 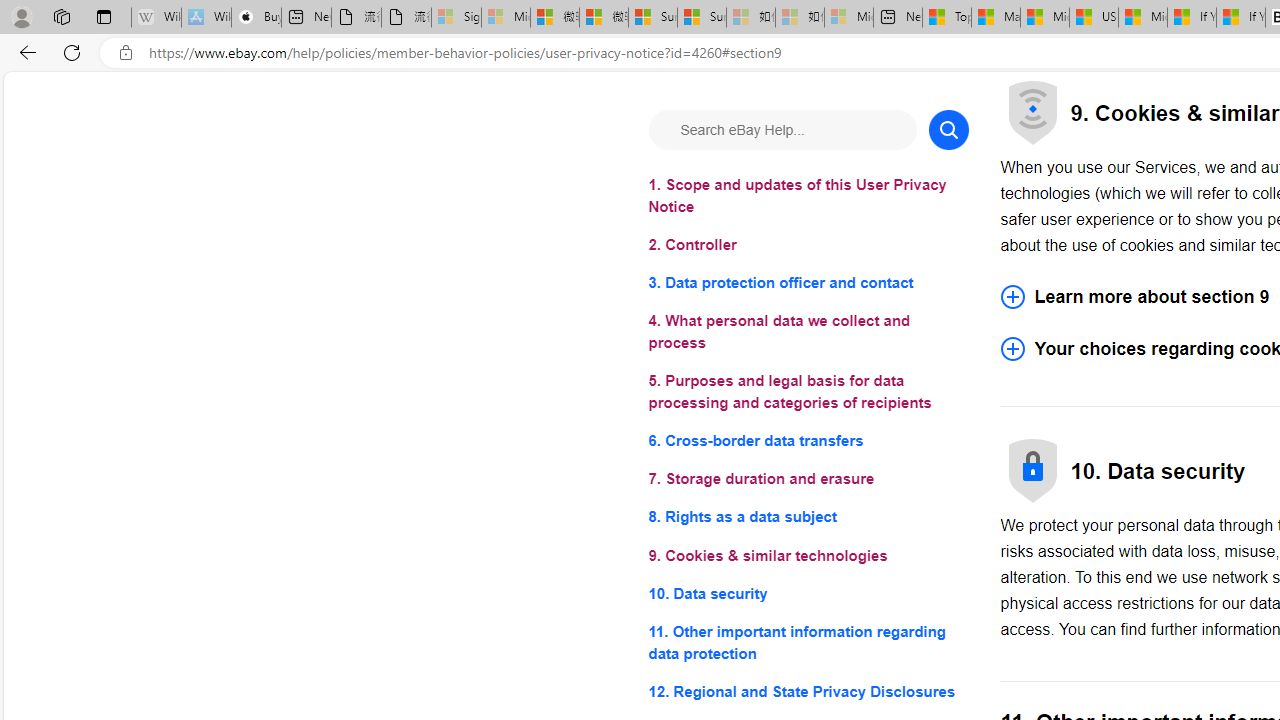 What do you see at coordinates (808, 196) in the screenshot?
I see `'1. Scope and updates of this User Privacy Notice'` at bounding box center [808, 196].